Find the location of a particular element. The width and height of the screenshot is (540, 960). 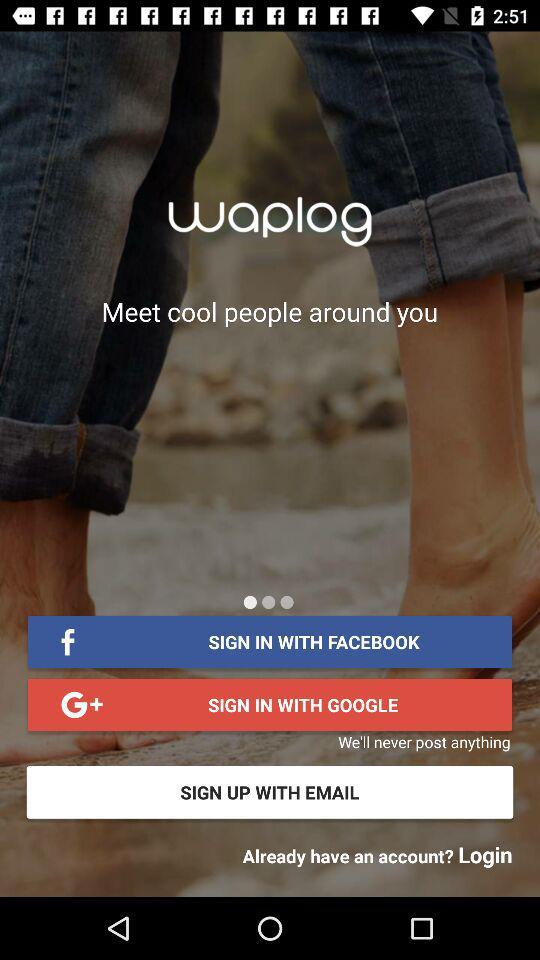

other scream is located at coordinates (286, 601).